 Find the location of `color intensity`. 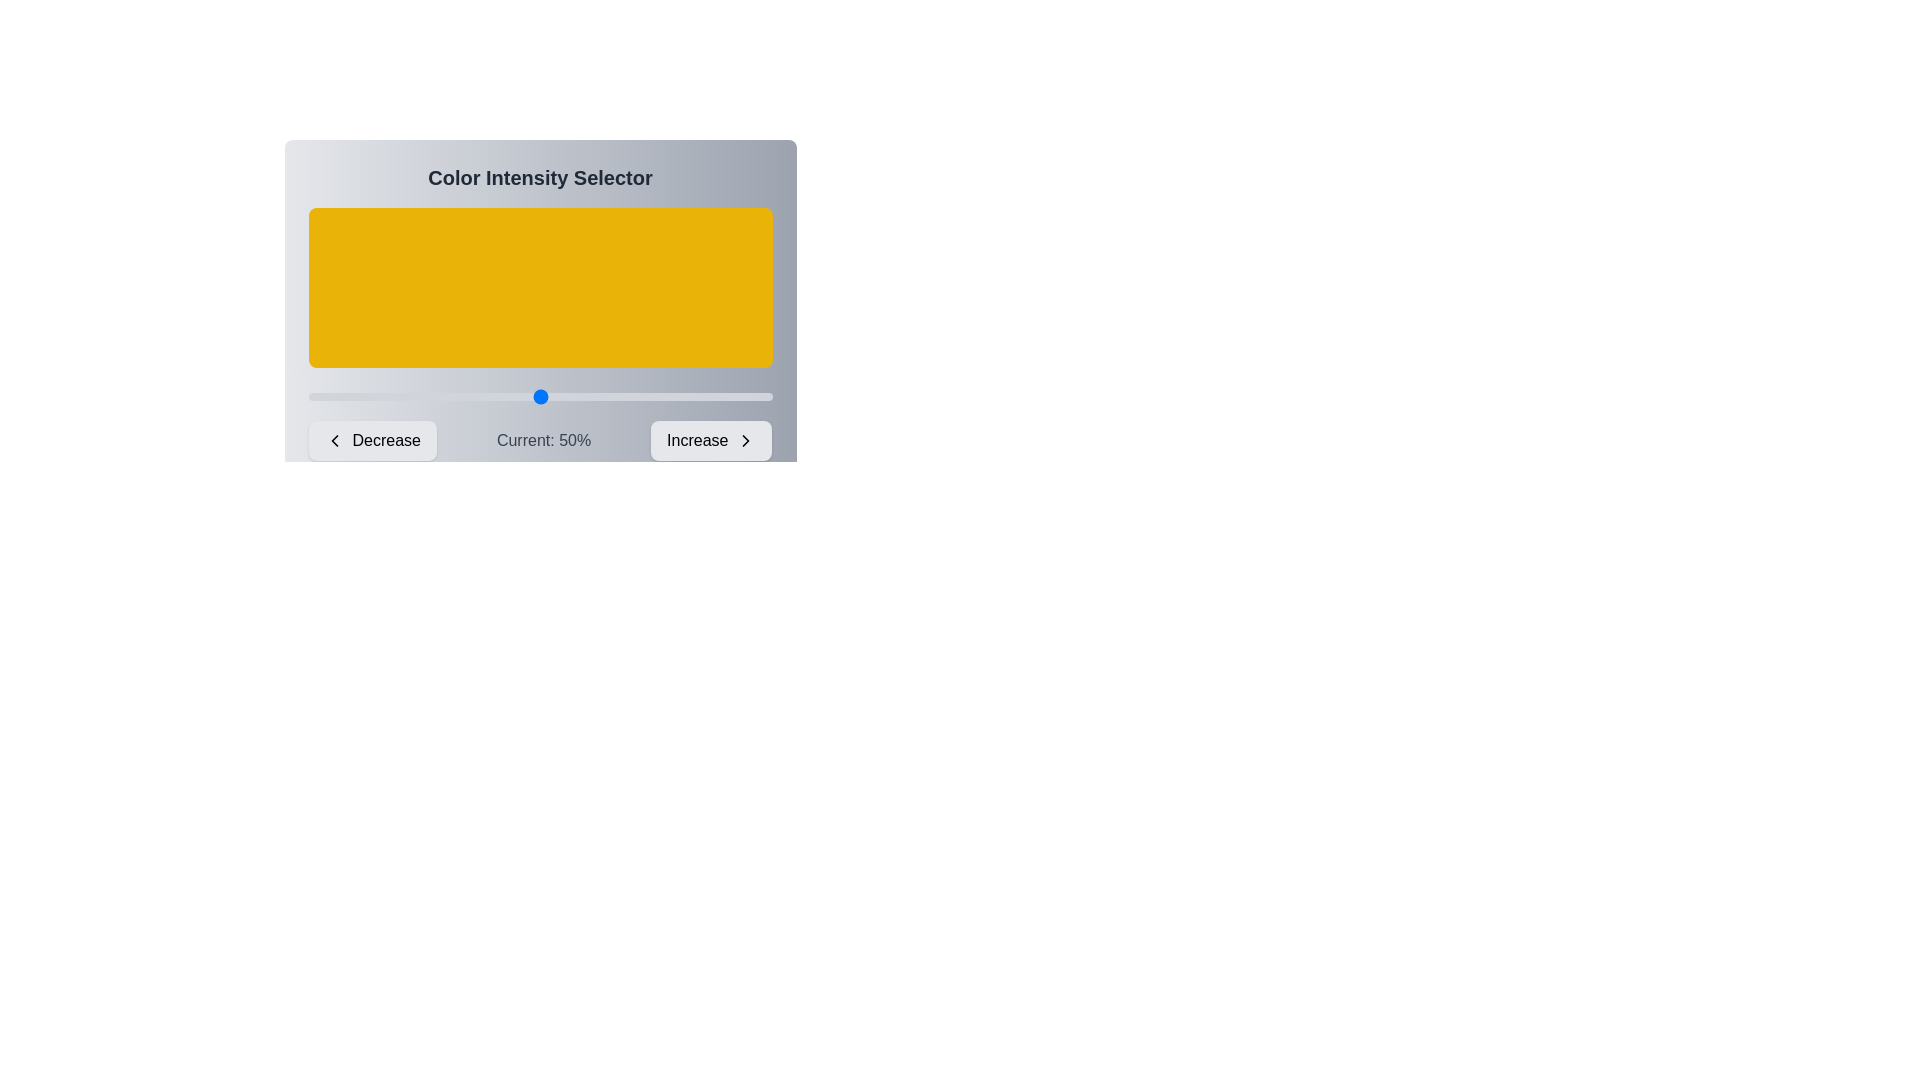

color intensity is located at coordinates (545, 397).